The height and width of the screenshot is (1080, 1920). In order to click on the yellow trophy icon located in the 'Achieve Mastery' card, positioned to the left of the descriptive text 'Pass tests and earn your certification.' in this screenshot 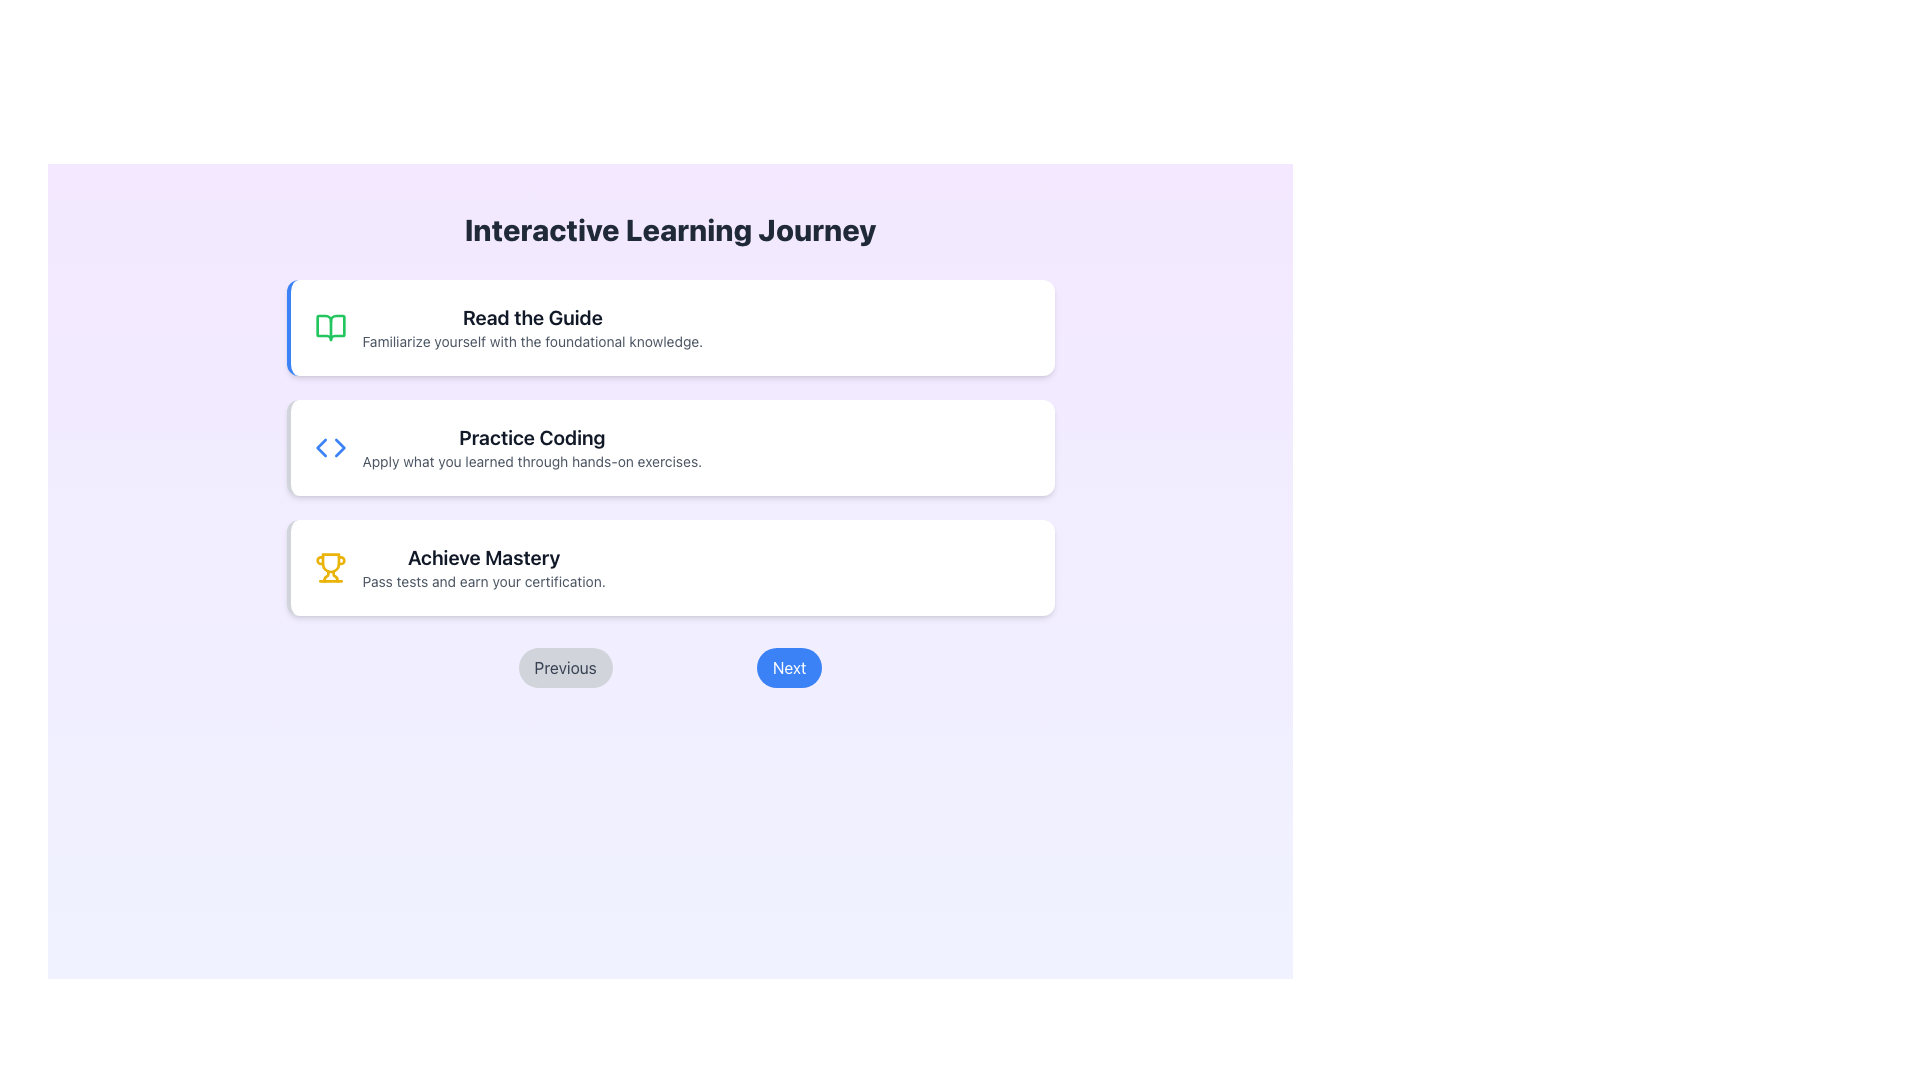, I will do `click(330, 567)`.